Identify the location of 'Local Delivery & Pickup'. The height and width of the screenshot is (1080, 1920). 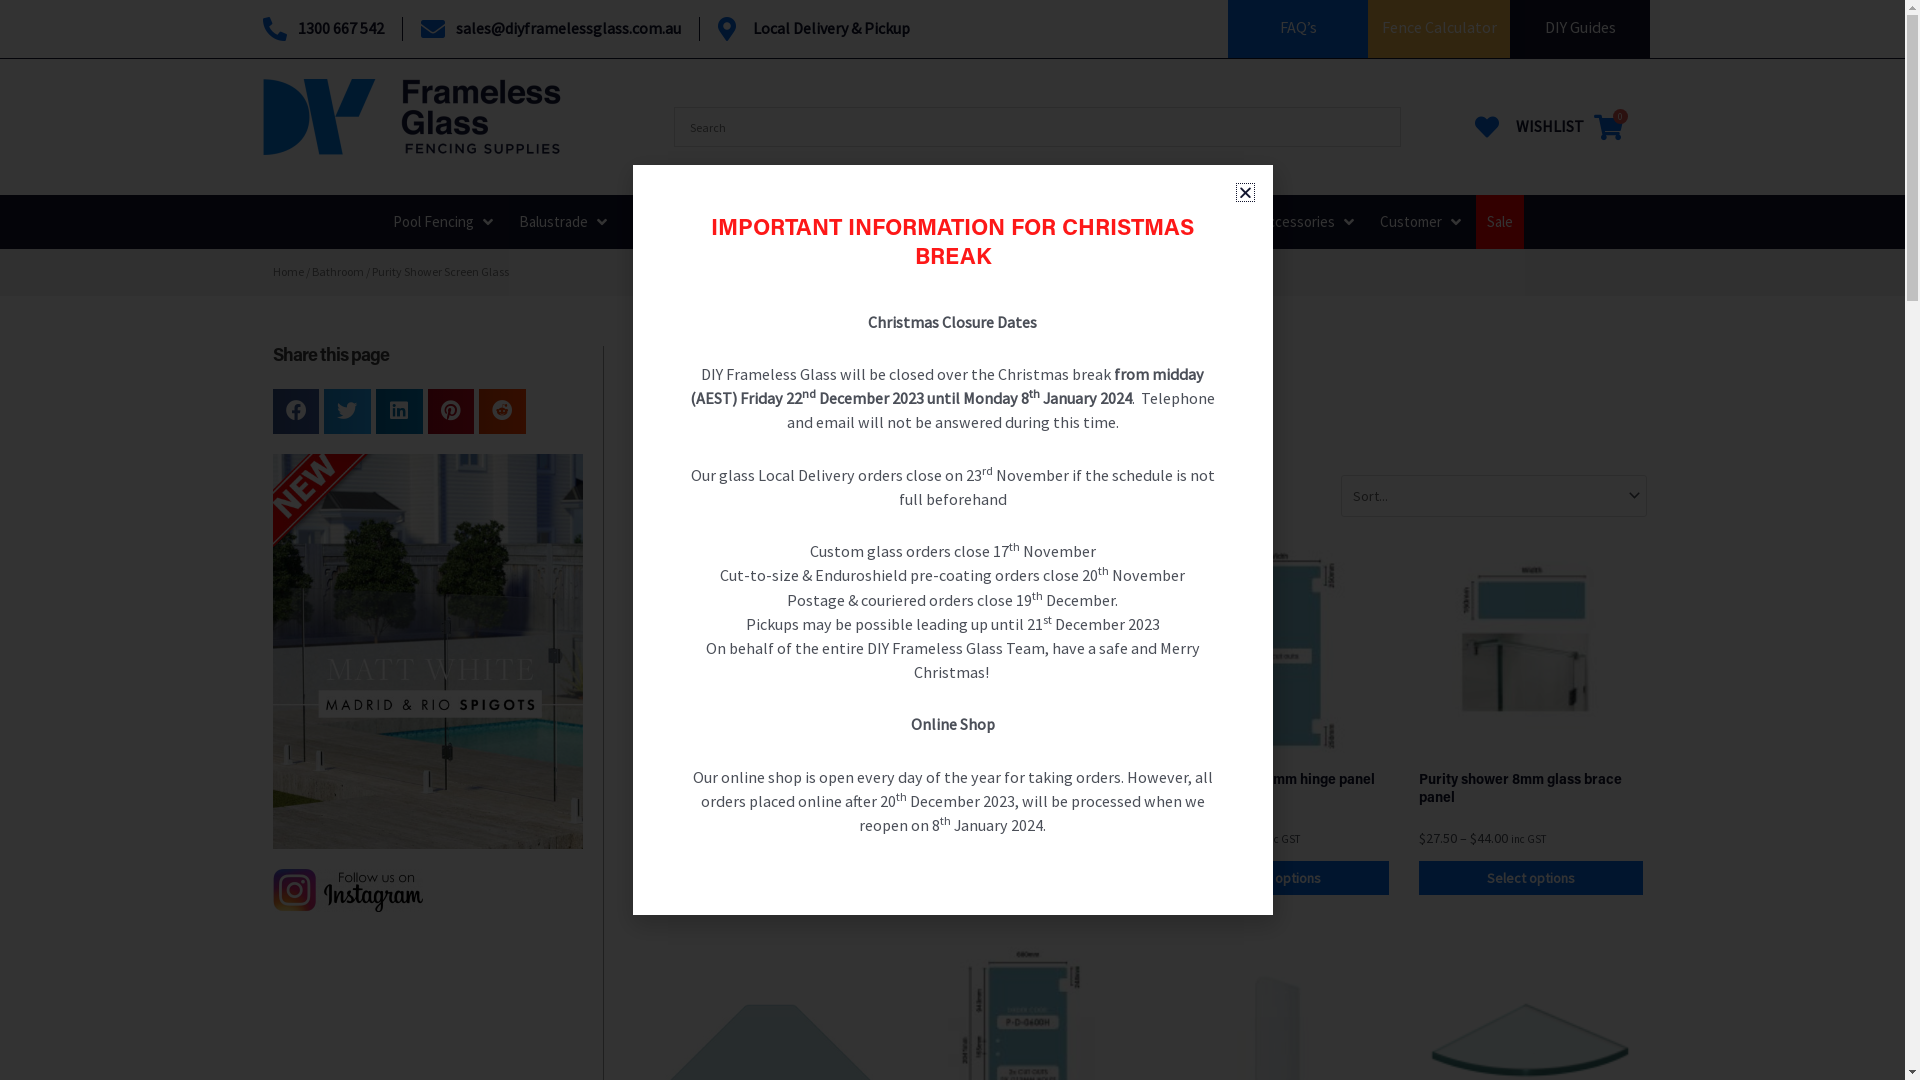
(814, 29).